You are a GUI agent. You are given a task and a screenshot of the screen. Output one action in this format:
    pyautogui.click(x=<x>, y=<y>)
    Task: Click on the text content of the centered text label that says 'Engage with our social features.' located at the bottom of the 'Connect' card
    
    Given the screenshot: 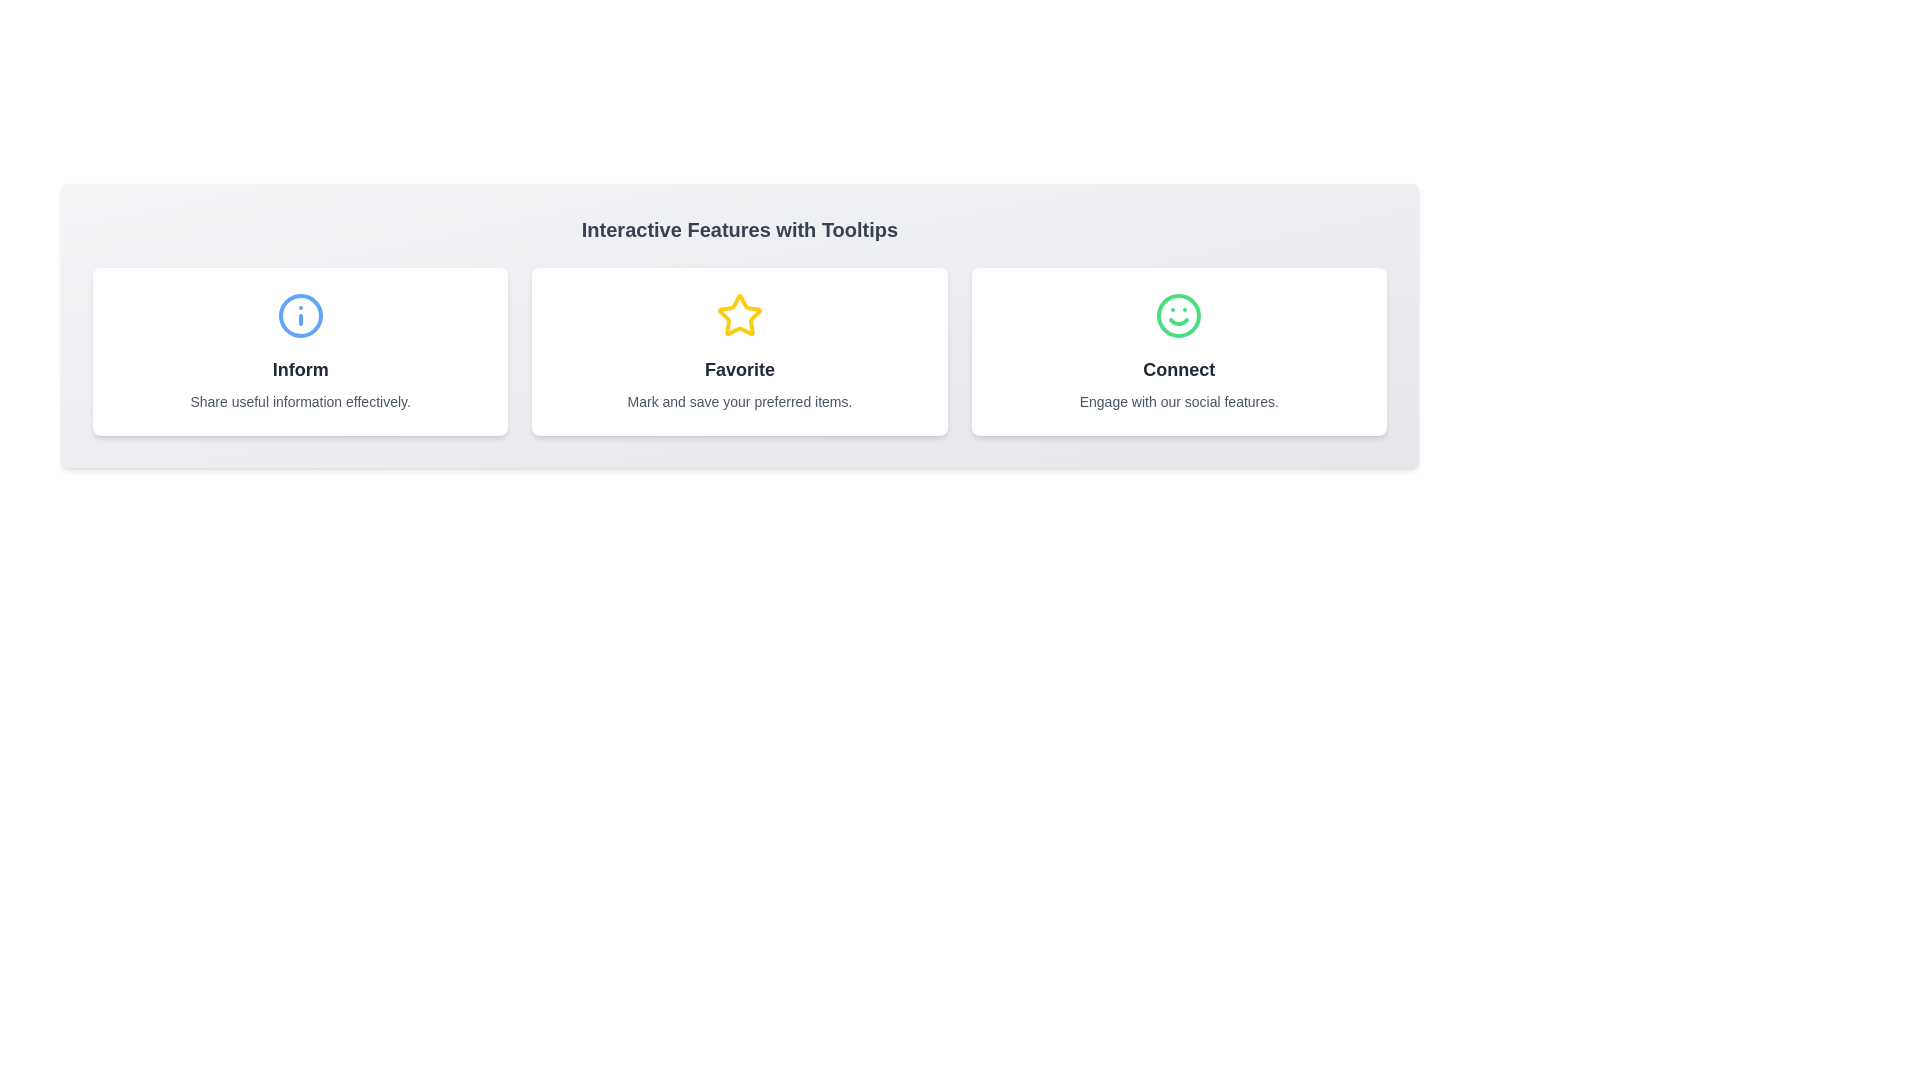 What is the action you would take?
    pyautogui.click(x=1179, y=401)
    